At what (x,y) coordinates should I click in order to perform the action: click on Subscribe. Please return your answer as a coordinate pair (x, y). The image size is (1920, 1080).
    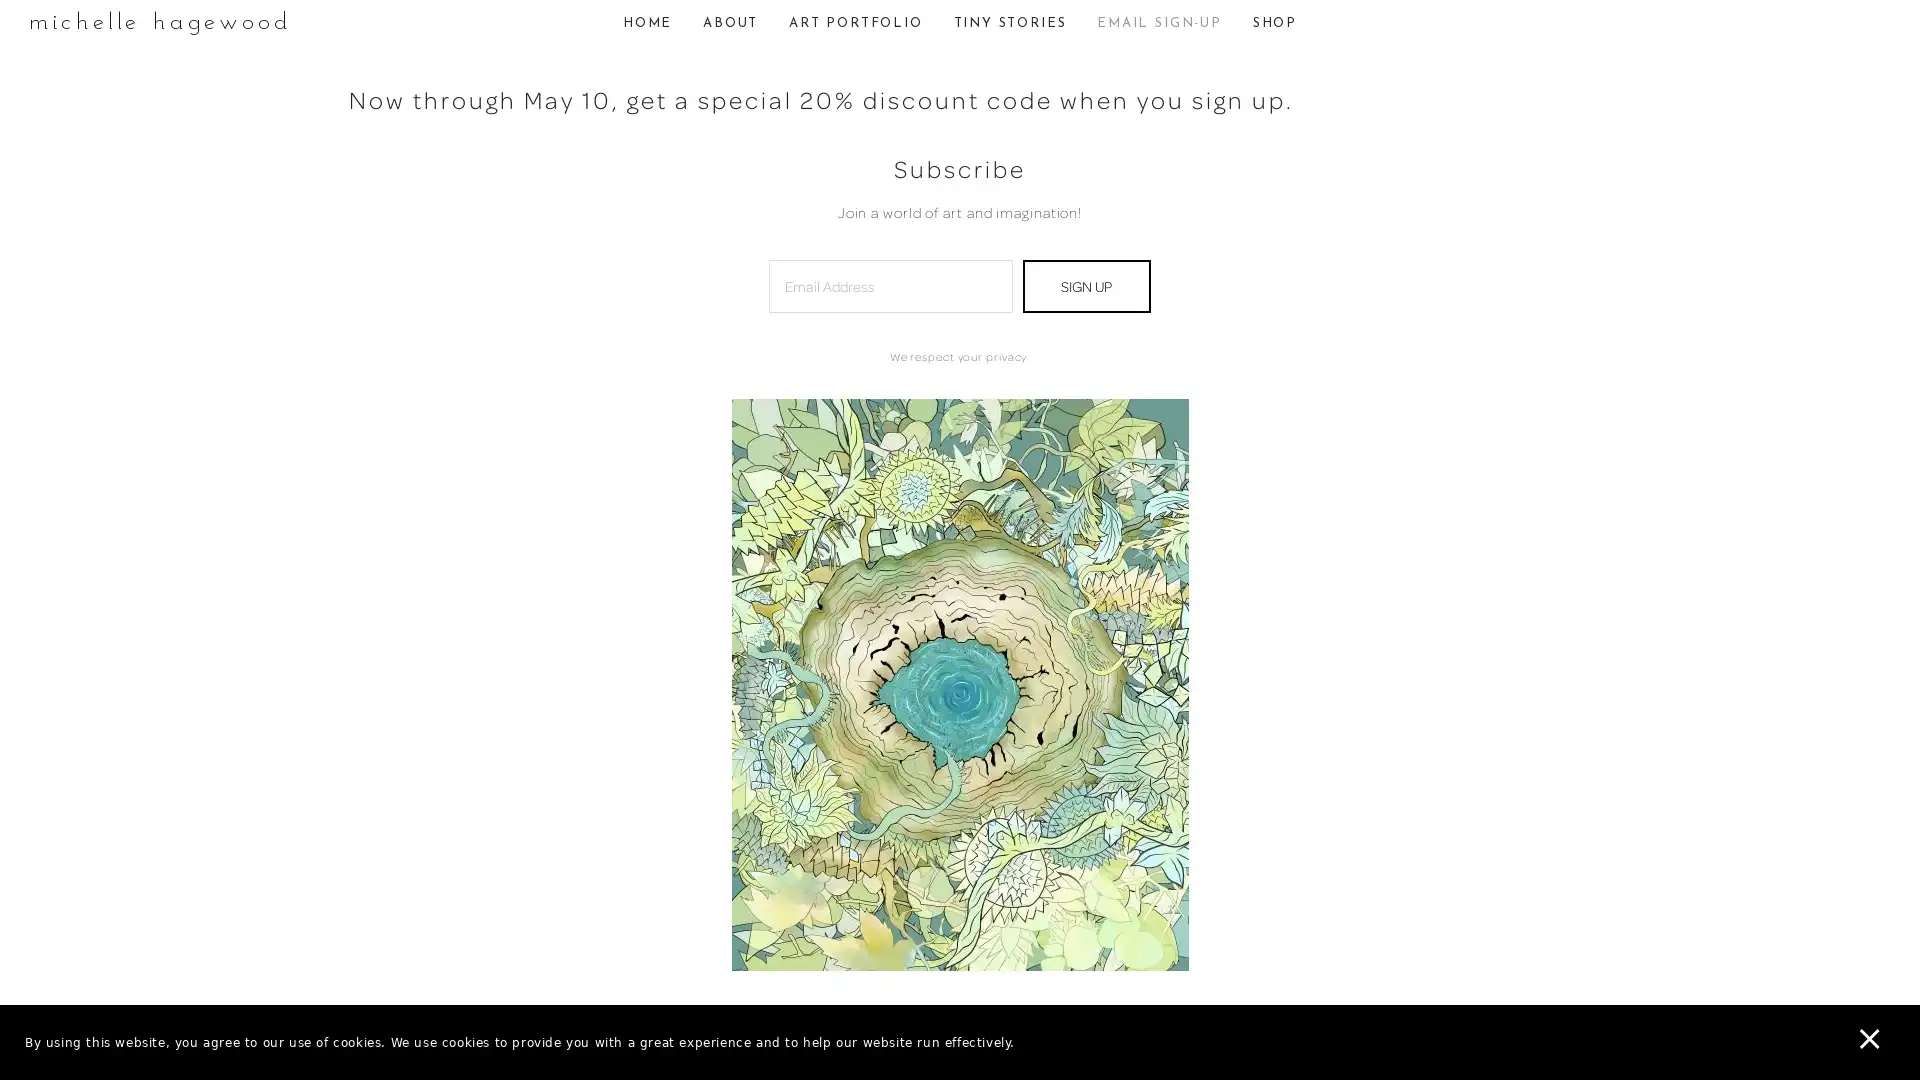
    Looking at the image, I should click on (1129, 612).